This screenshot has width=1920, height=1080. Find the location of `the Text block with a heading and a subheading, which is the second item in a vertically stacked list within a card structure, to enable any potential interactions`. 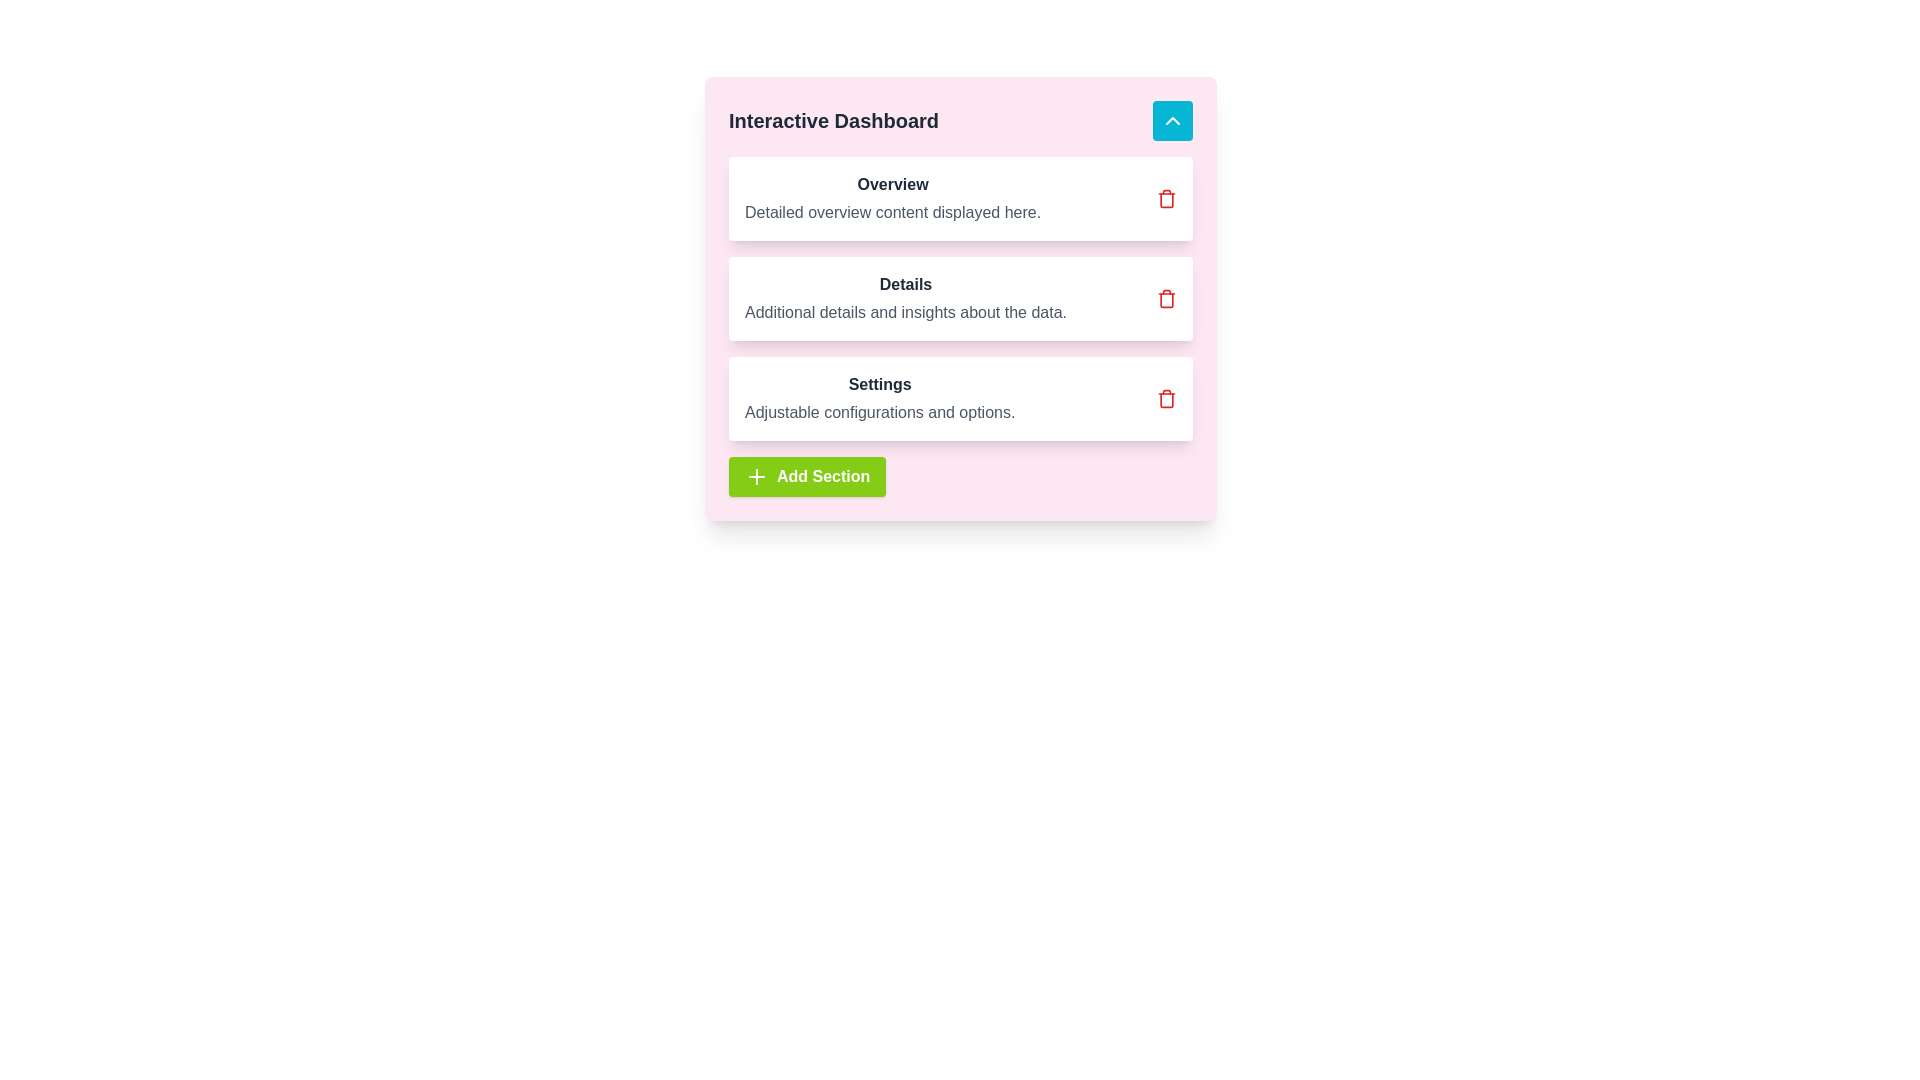

the Text block with a heading and a subheading, which is the second item in a vertically stacked list within a card structure, to enable any potential interactions is located at coordinates (905, 299).